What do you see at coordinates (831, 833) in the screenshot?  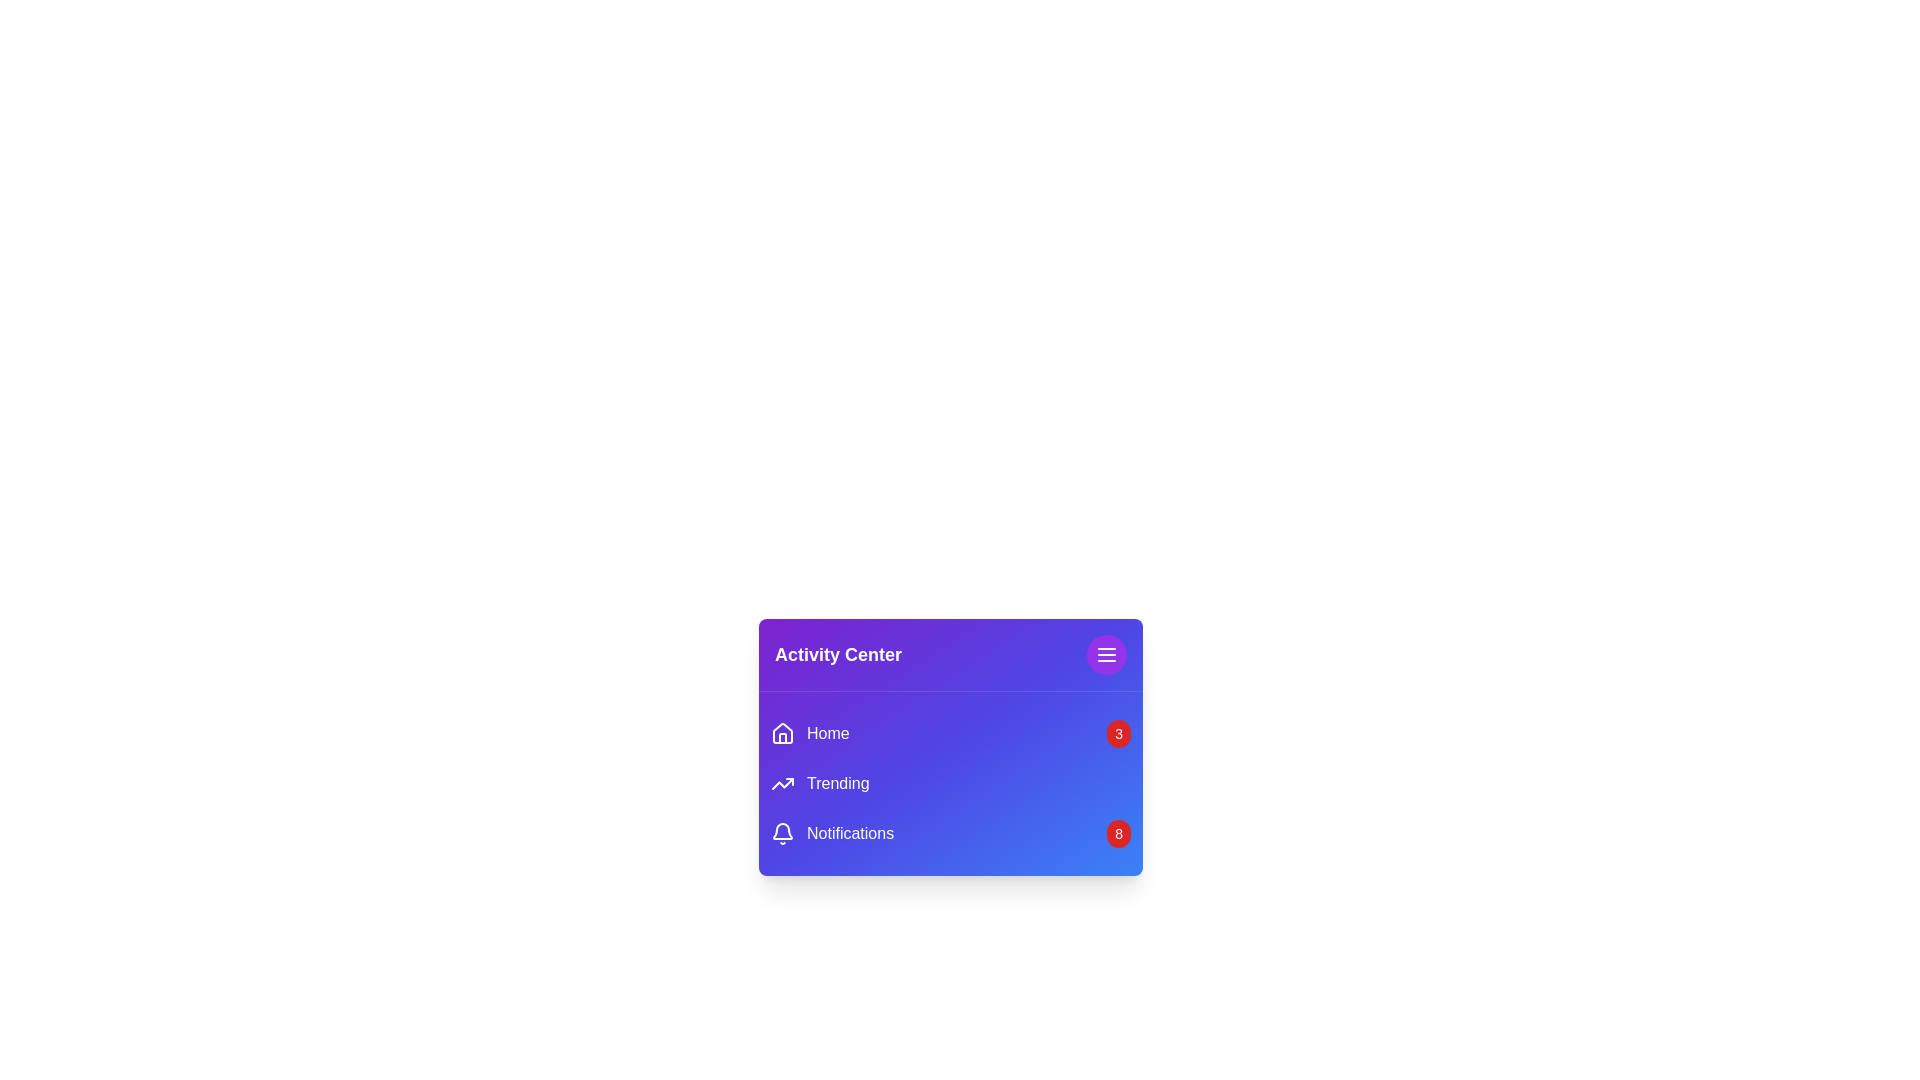 I see `the menu item Notifications by clicking on it` at bounding box center [831, 833].